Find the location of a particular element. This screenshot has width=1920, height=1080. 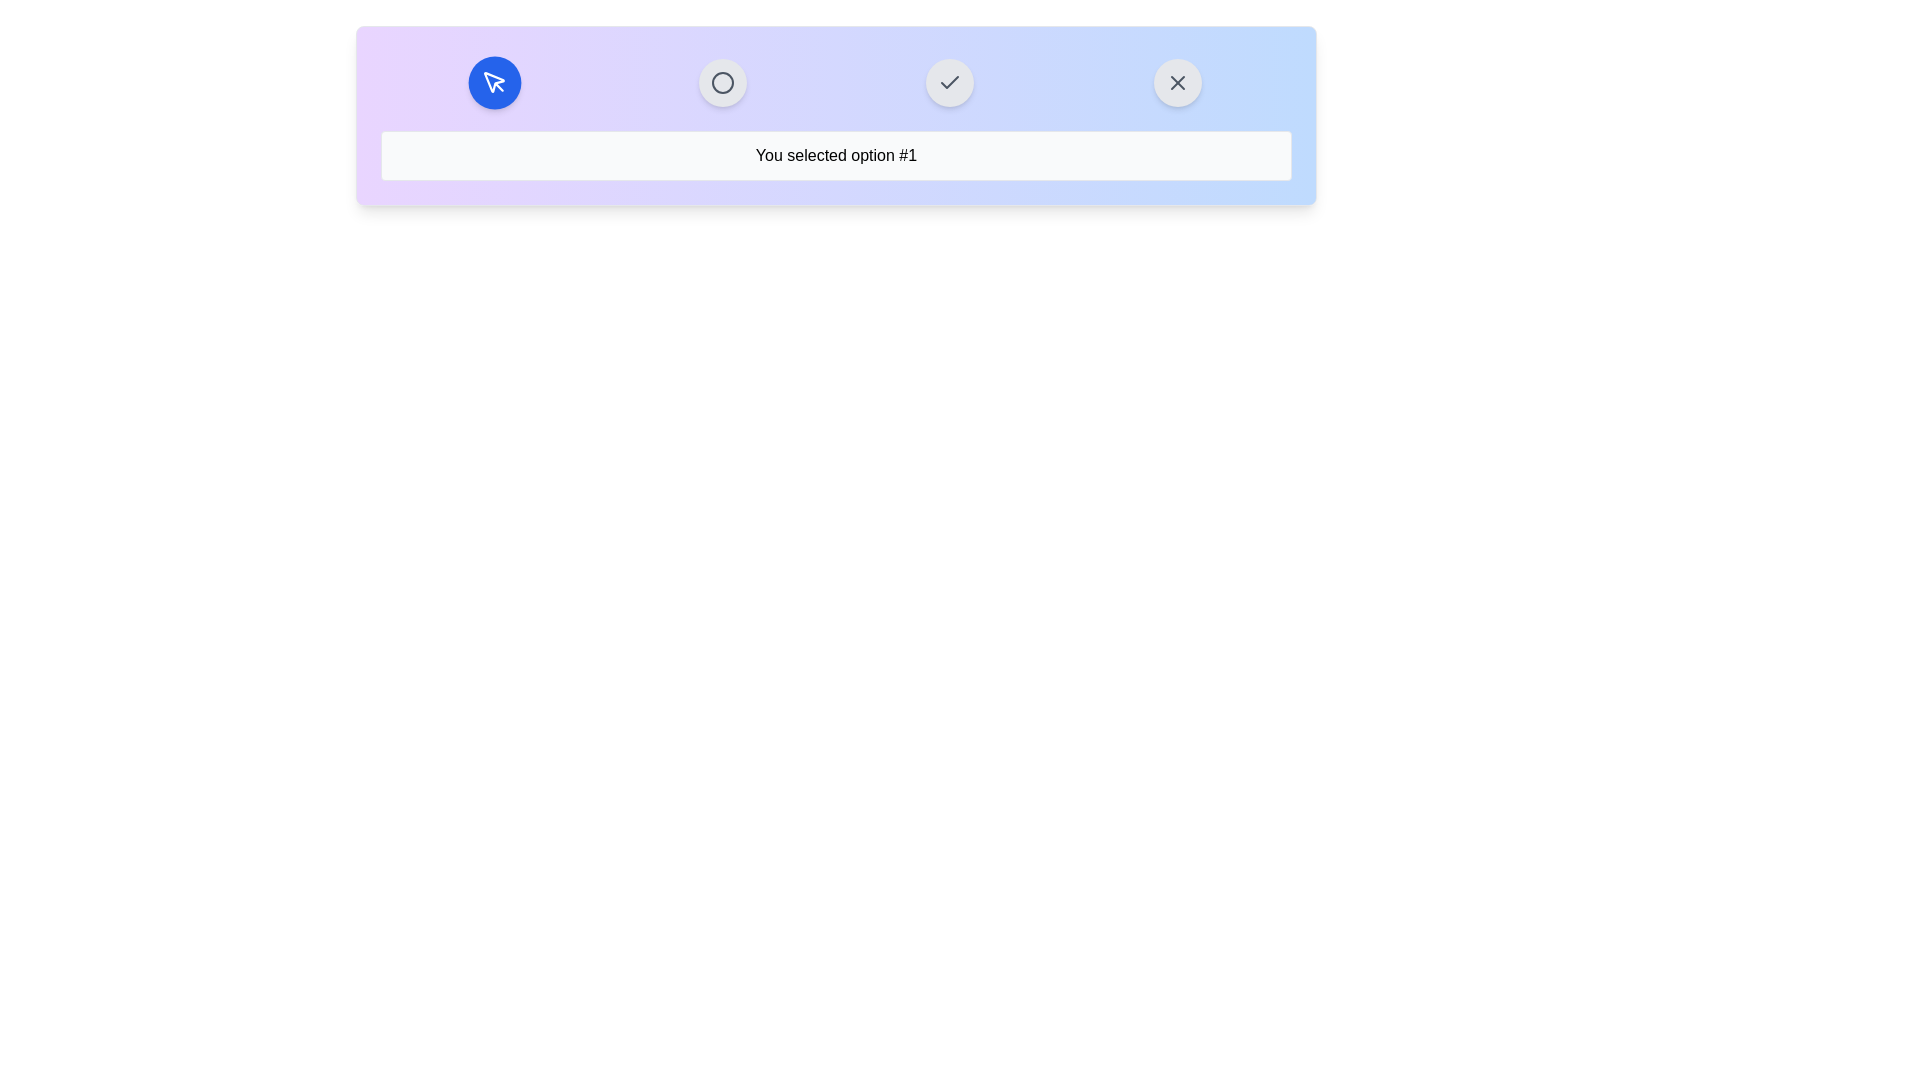

the icon corresponding to 3 by clicking the respective button is located at coordinates (949, 82).